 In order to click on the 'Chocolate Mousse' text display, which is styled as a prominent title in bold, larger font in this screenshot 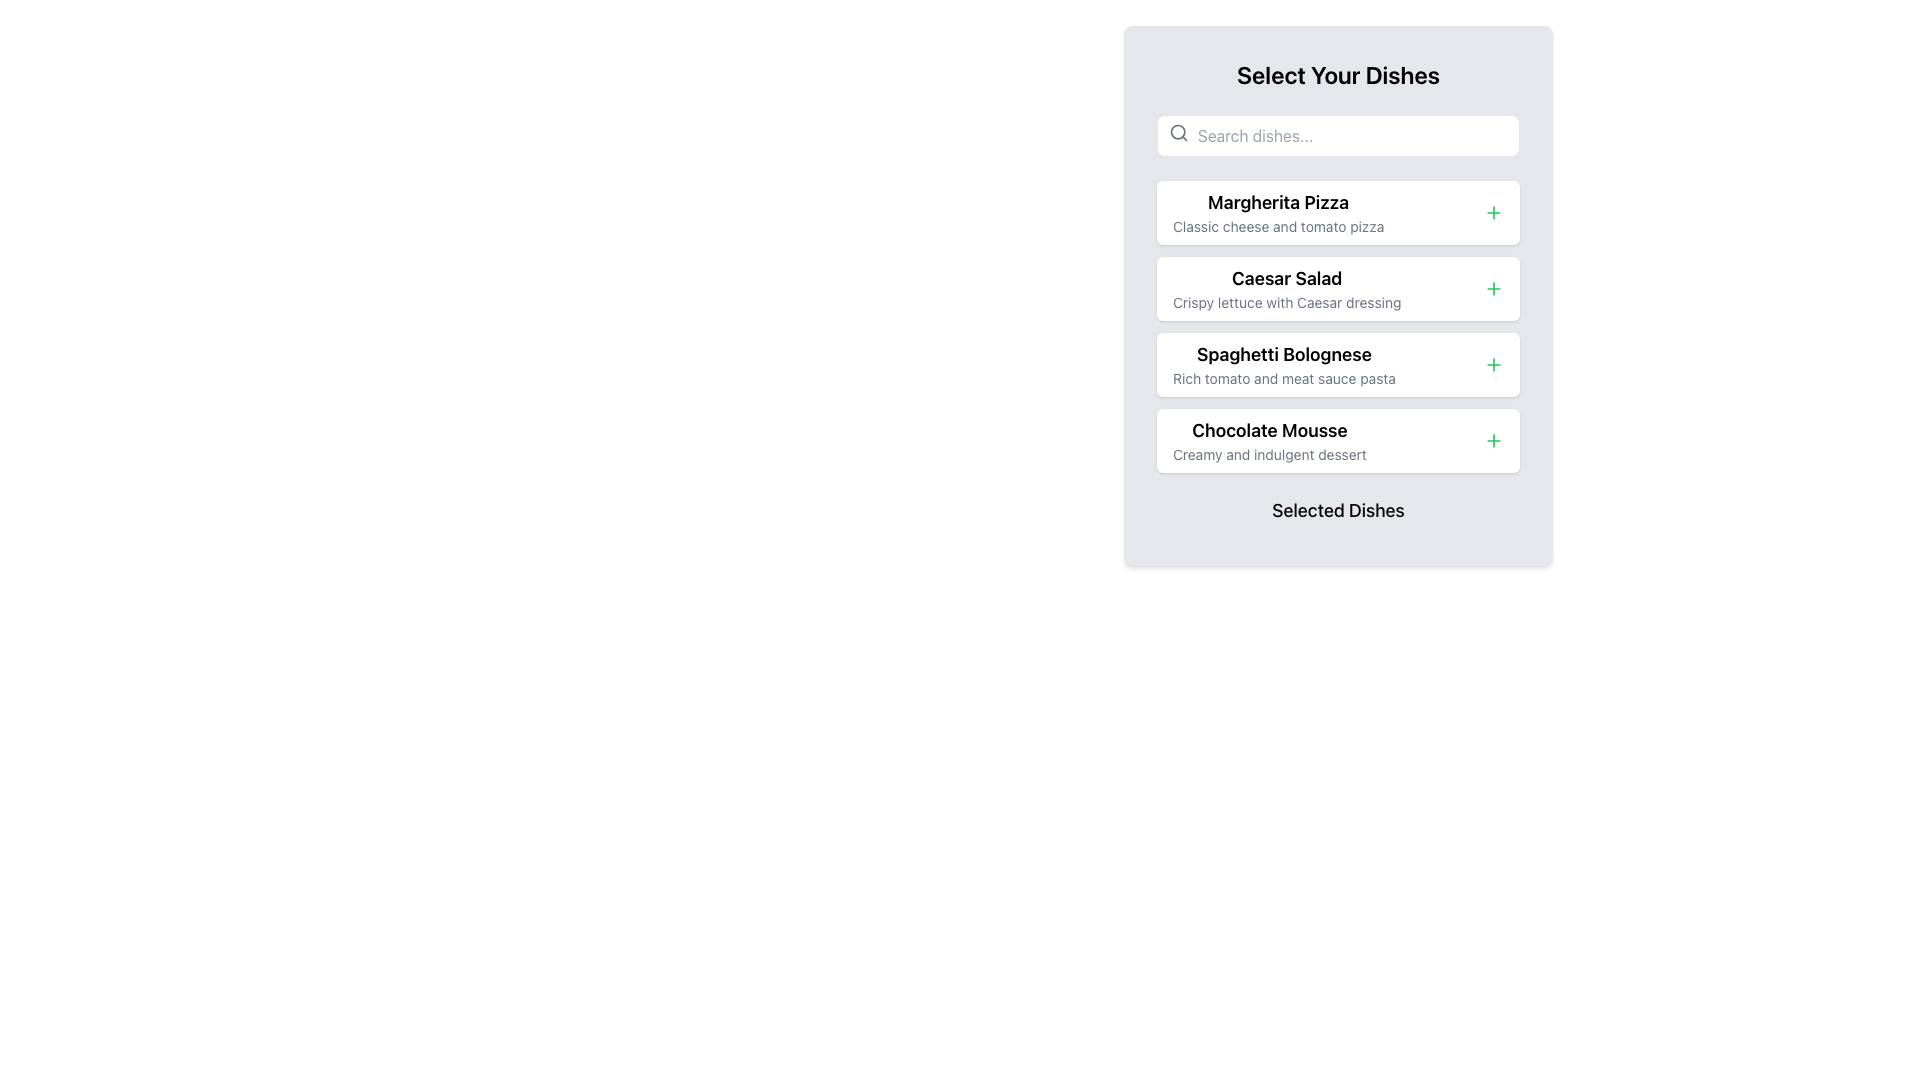, I will do `click(1268, 439)`.